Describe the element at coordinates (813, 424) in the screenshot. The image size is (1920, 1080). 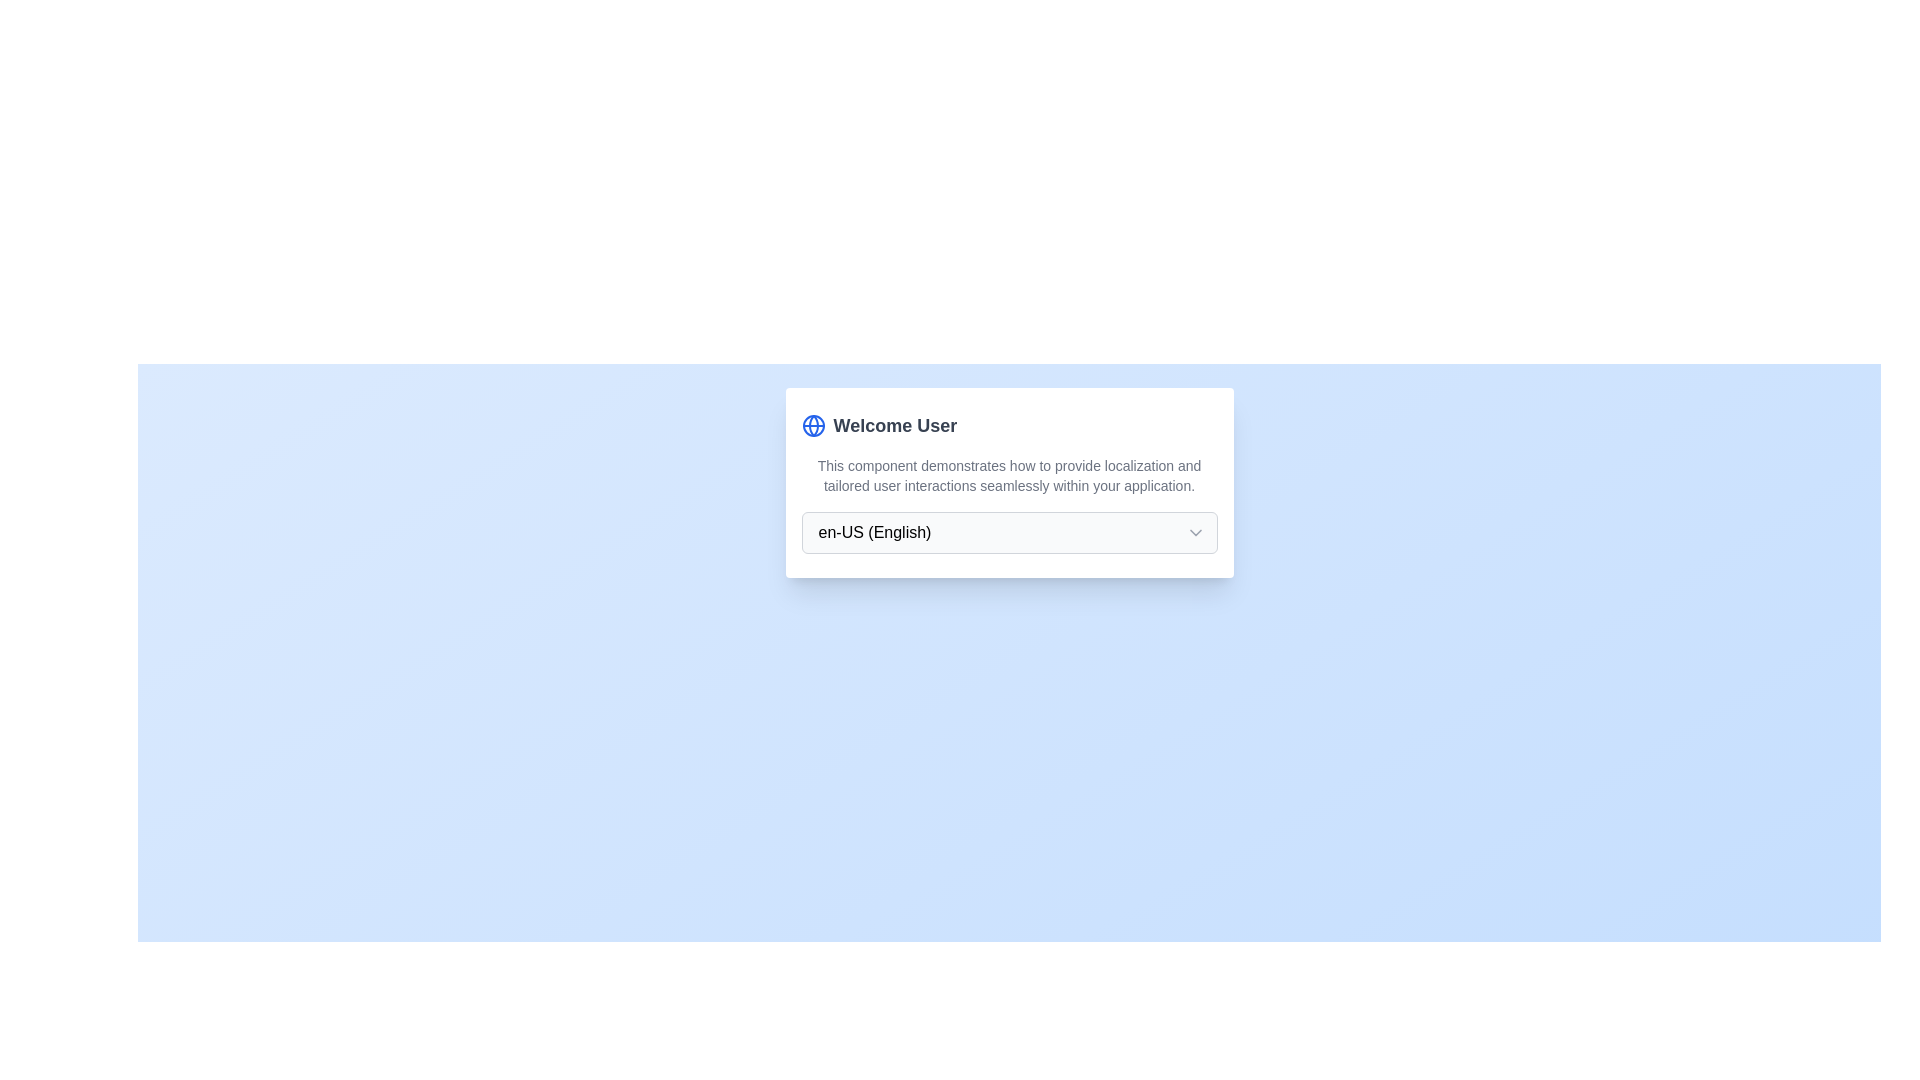
I see `the blue fill SVG Circle that is part of a globe icon located in the top-left corner of the card` at that location.